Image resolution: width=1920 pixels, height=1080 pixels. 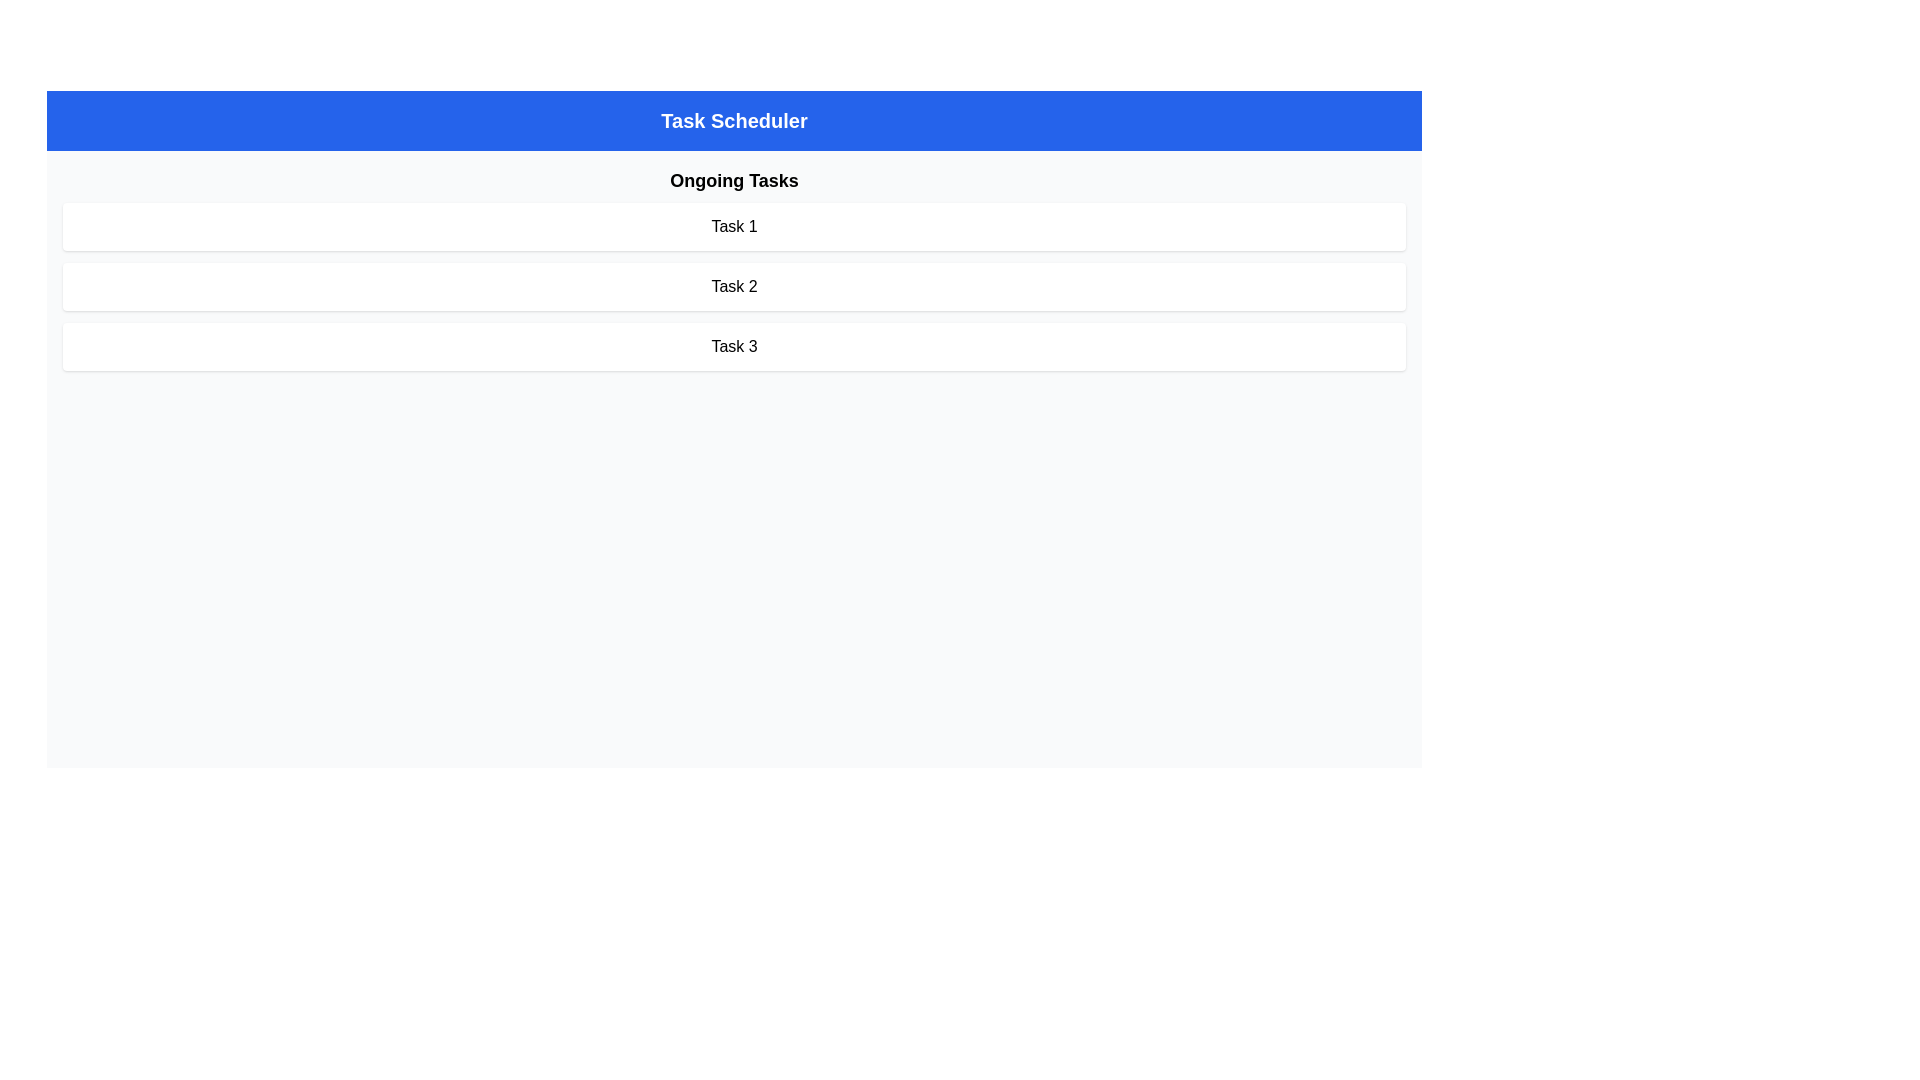 What do you see at coordinates (733, 181) in the screenshot?
I see `the Text Label that serves as a section header for the task list below, located beneath the 'Task Scheduler' title bar` at bounding box center [733, 181].